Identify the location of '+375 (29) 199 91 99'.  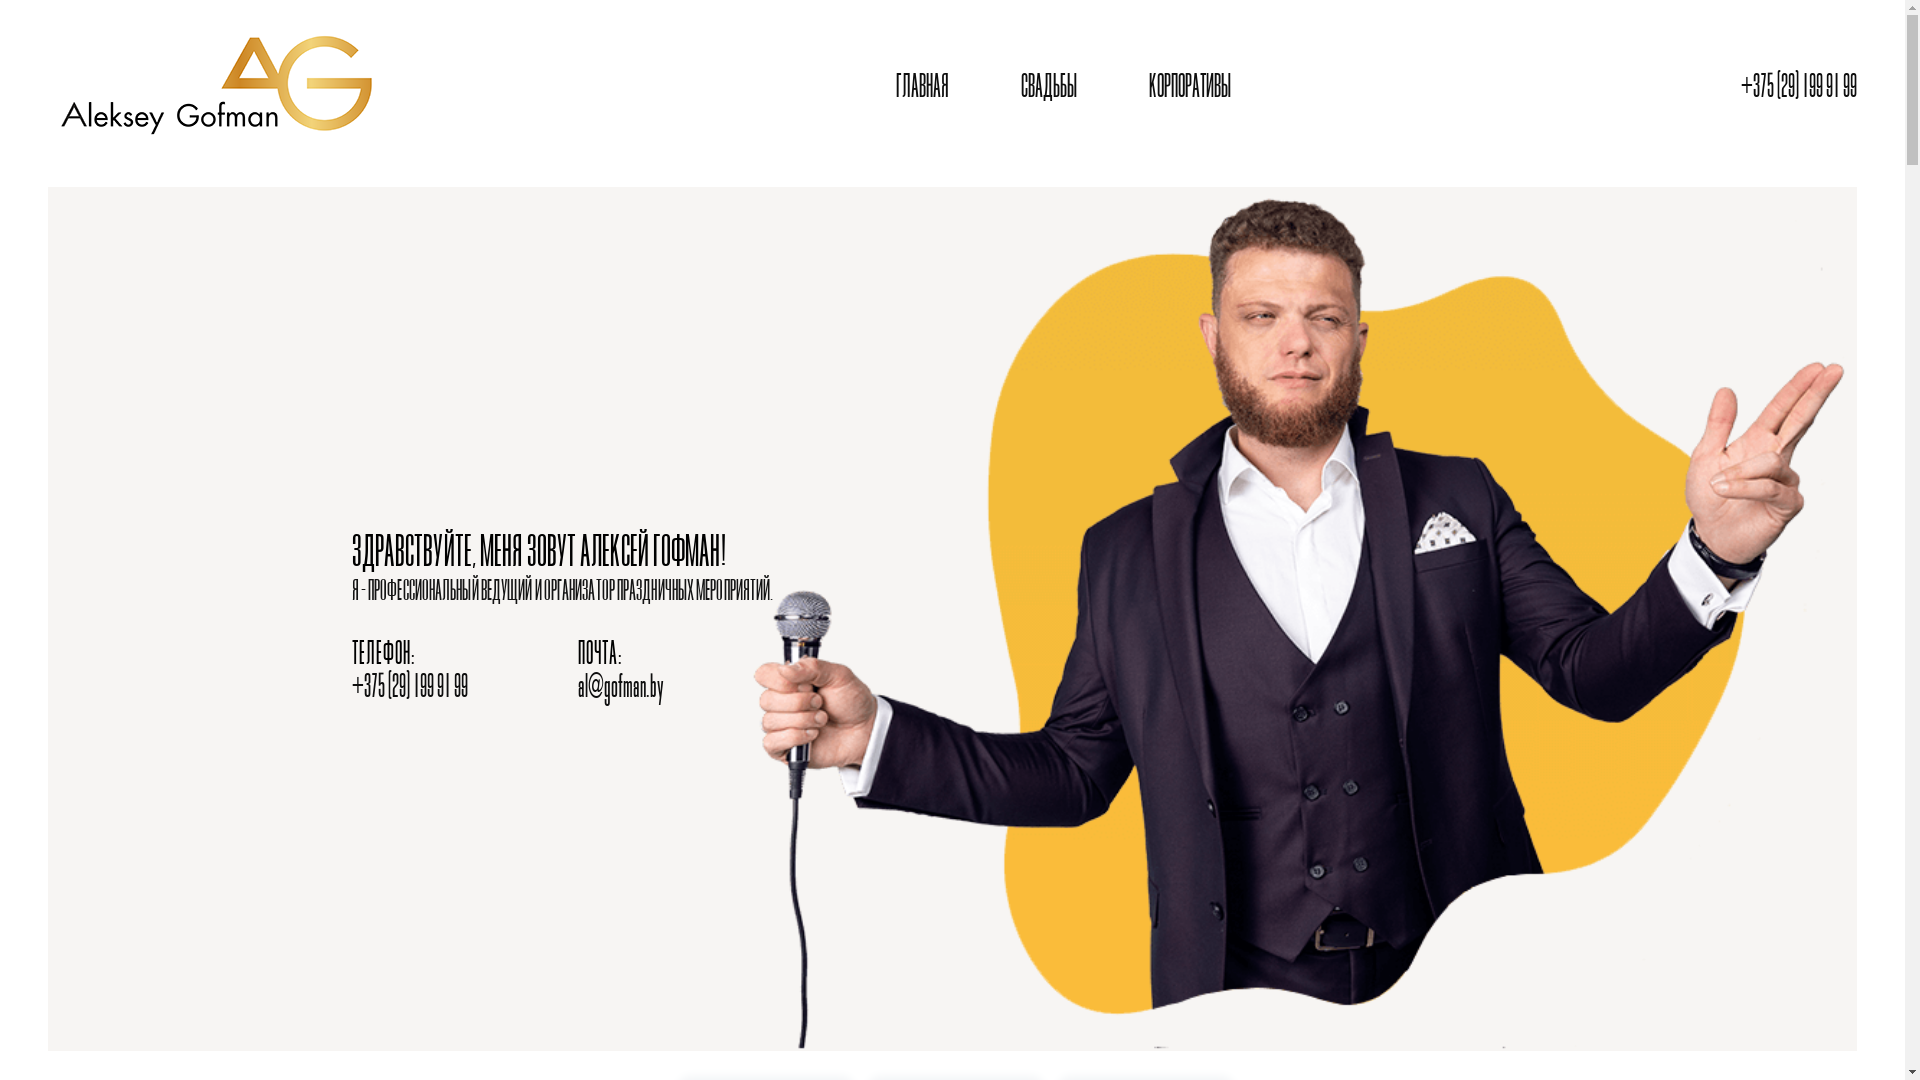
(1799, 87).